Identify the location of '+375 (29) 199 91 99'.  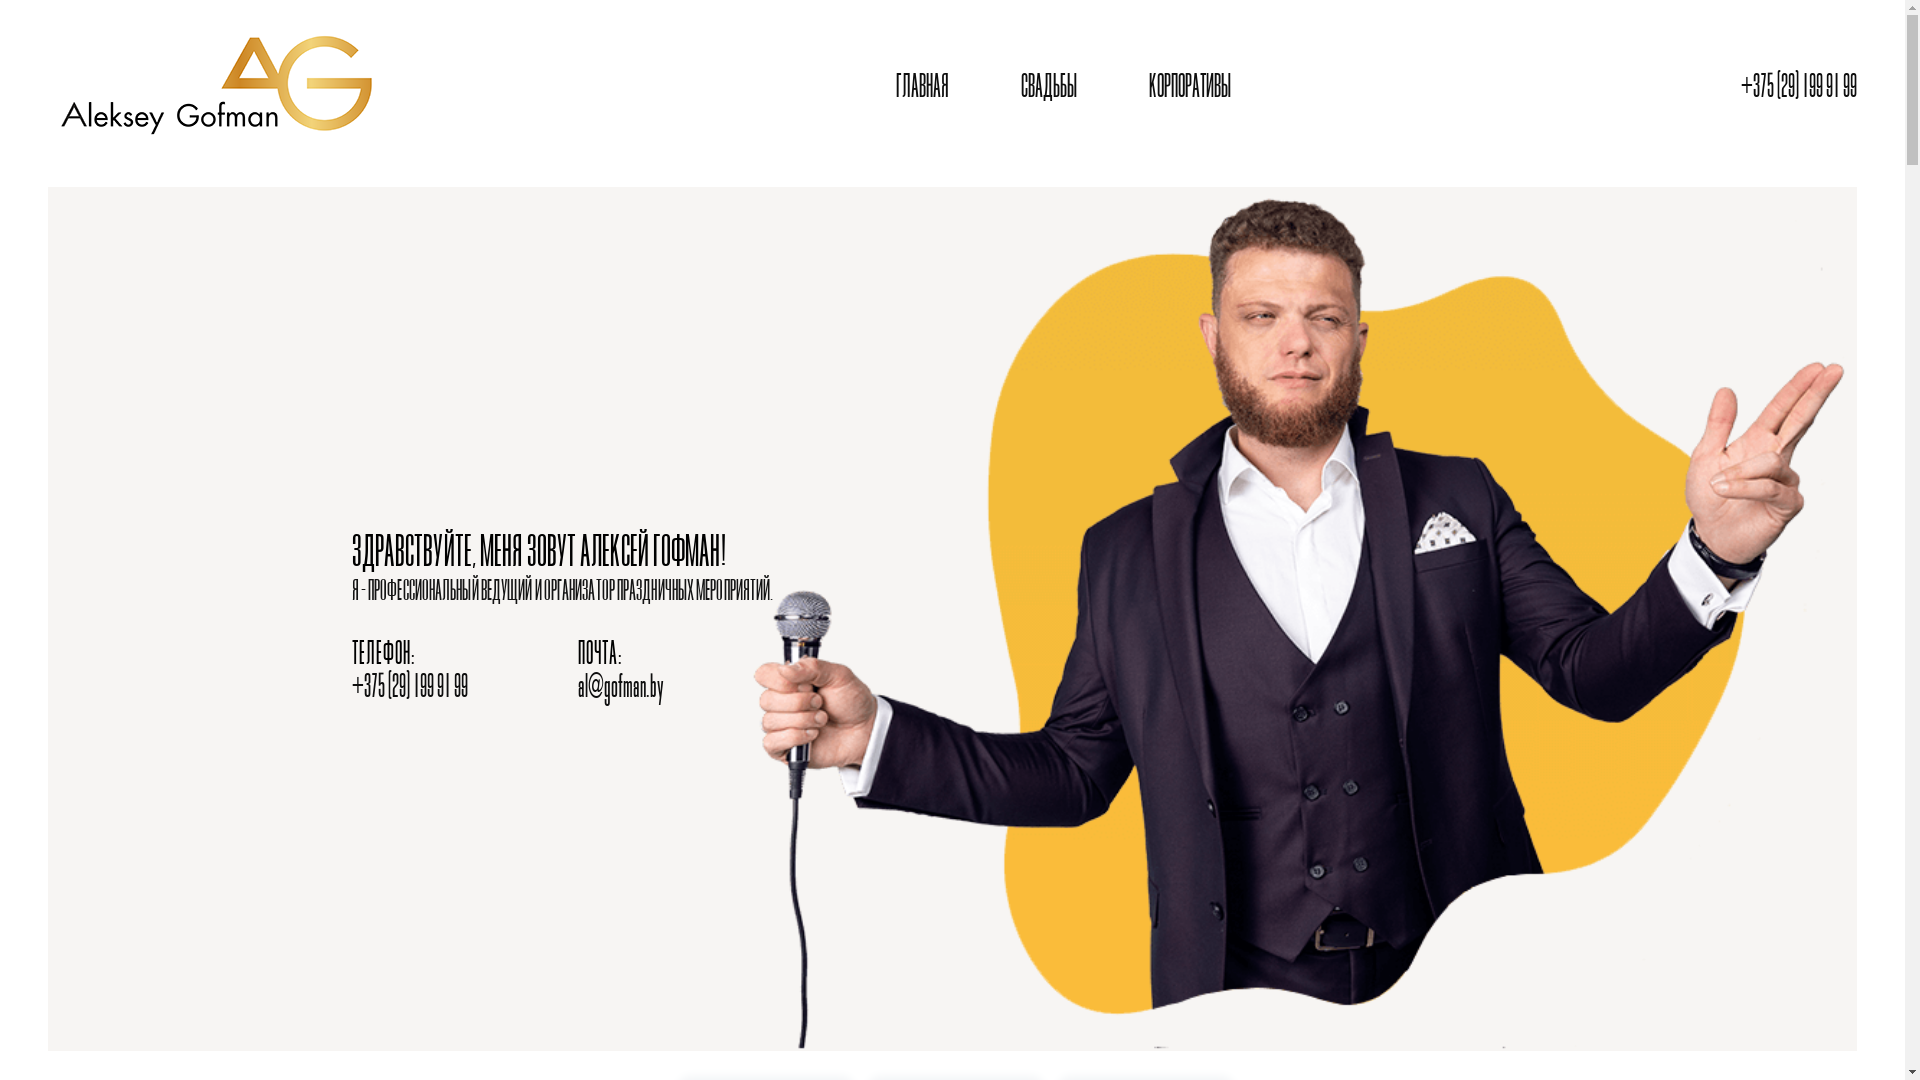
(1799, 87).